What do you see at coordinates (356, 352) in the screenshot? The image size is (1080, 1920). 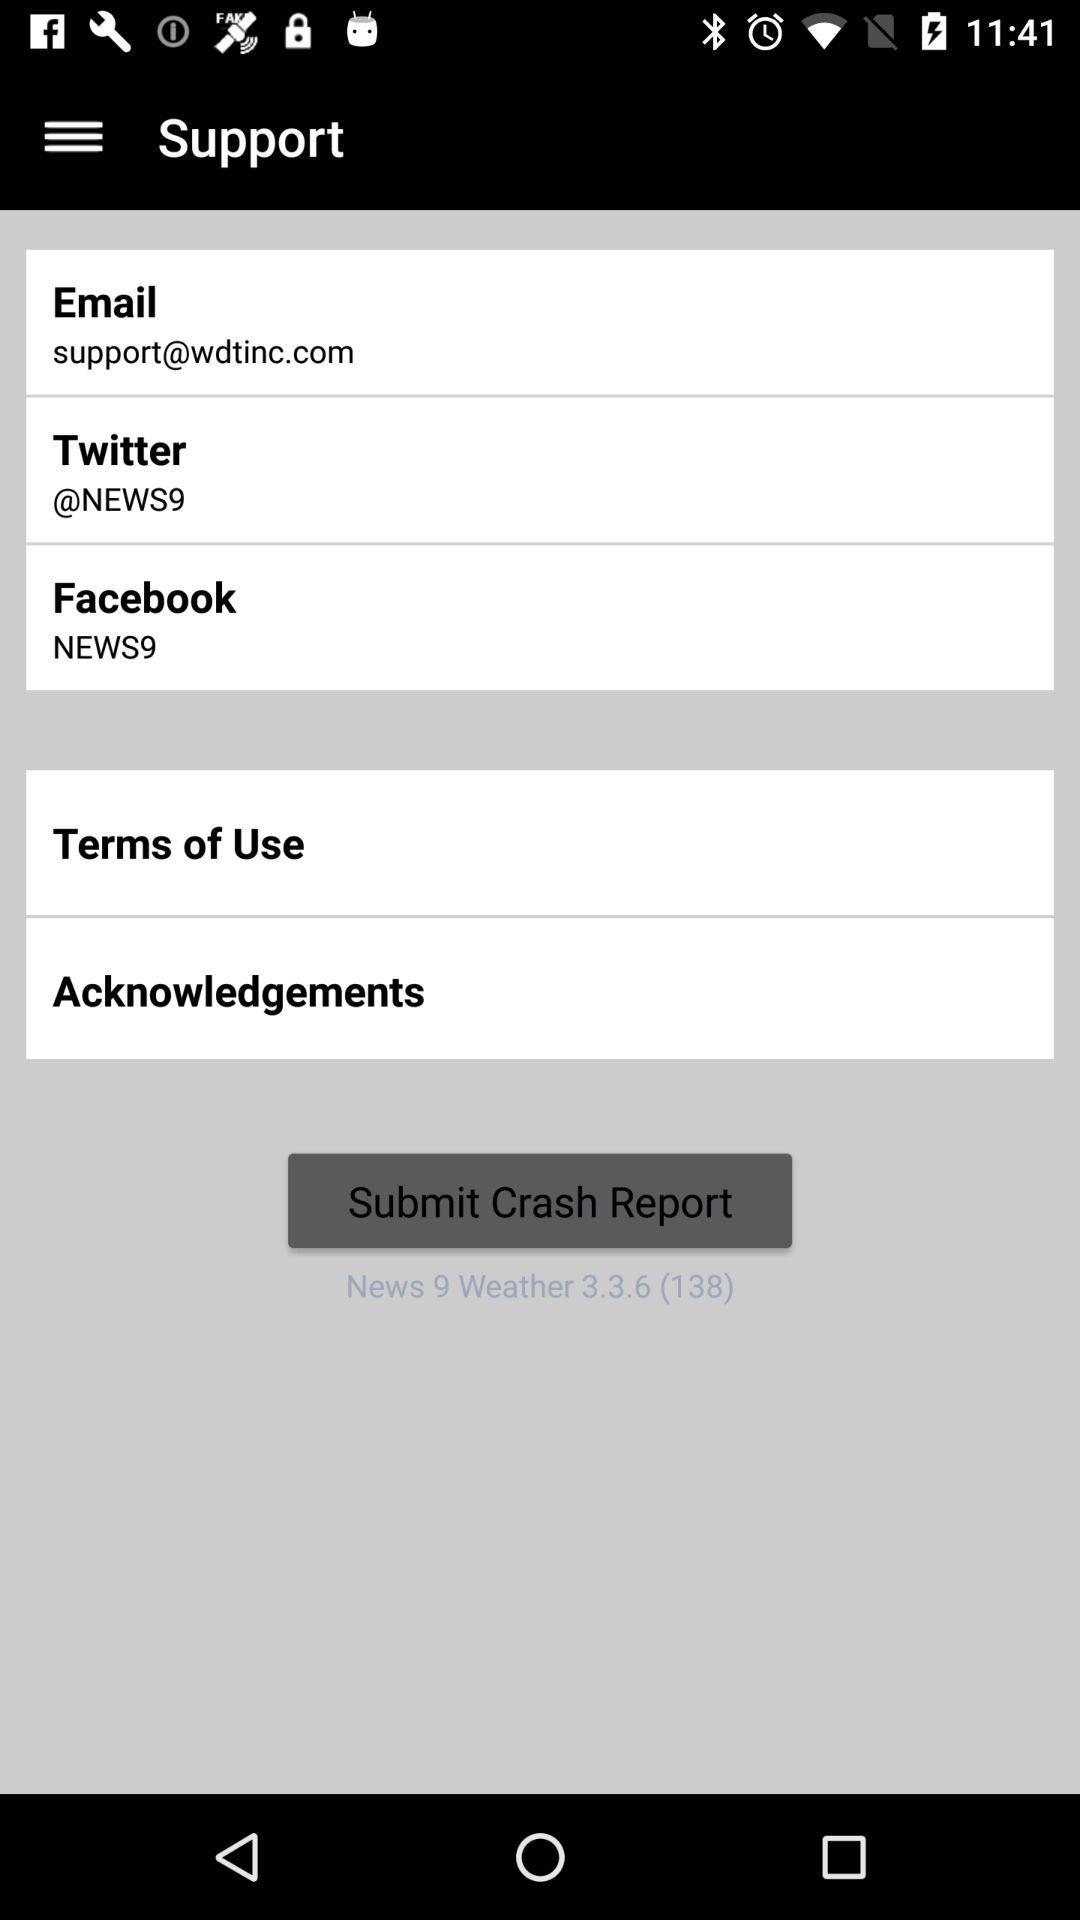 I see `support@wdtinc.com item` at bounding box center [356, 352].